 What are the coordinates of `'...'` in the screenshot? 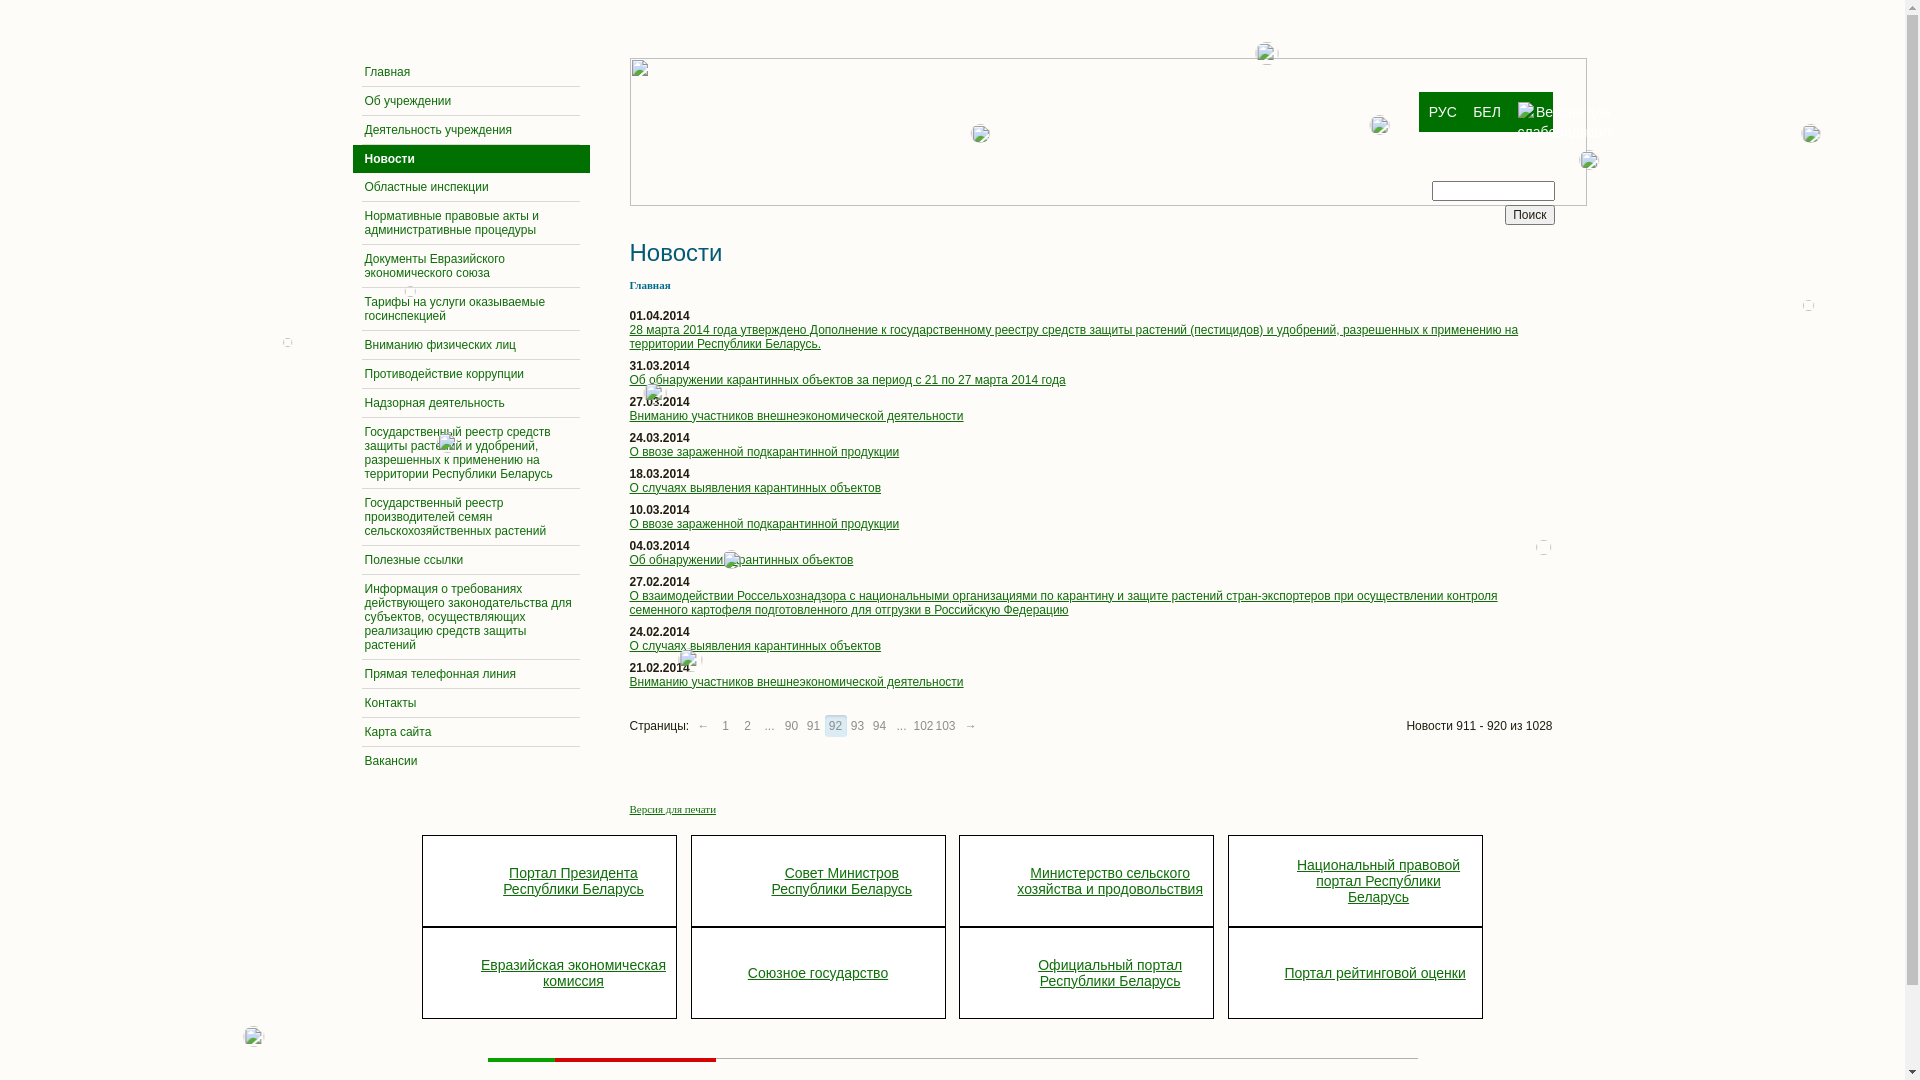 It's located at (768, 725).